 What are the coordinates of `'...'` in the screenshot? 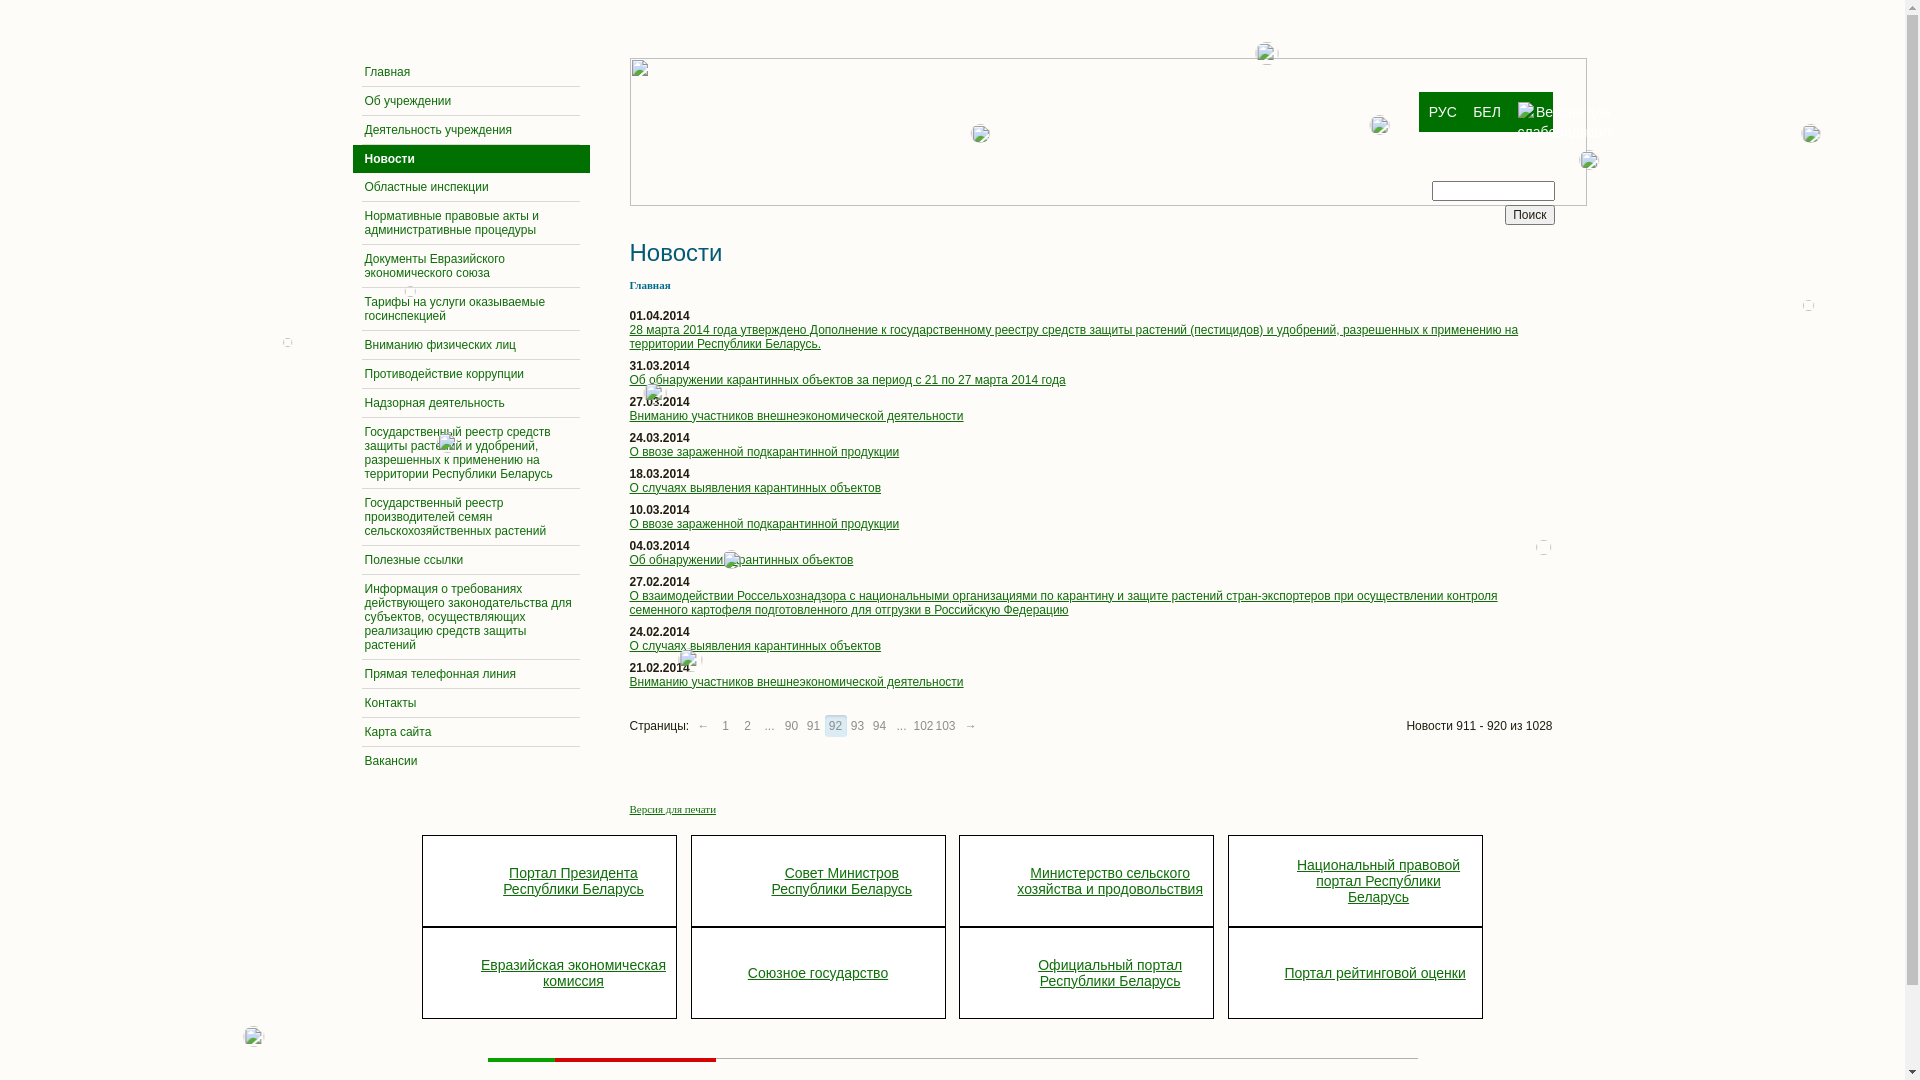 It's located at (768, 725).